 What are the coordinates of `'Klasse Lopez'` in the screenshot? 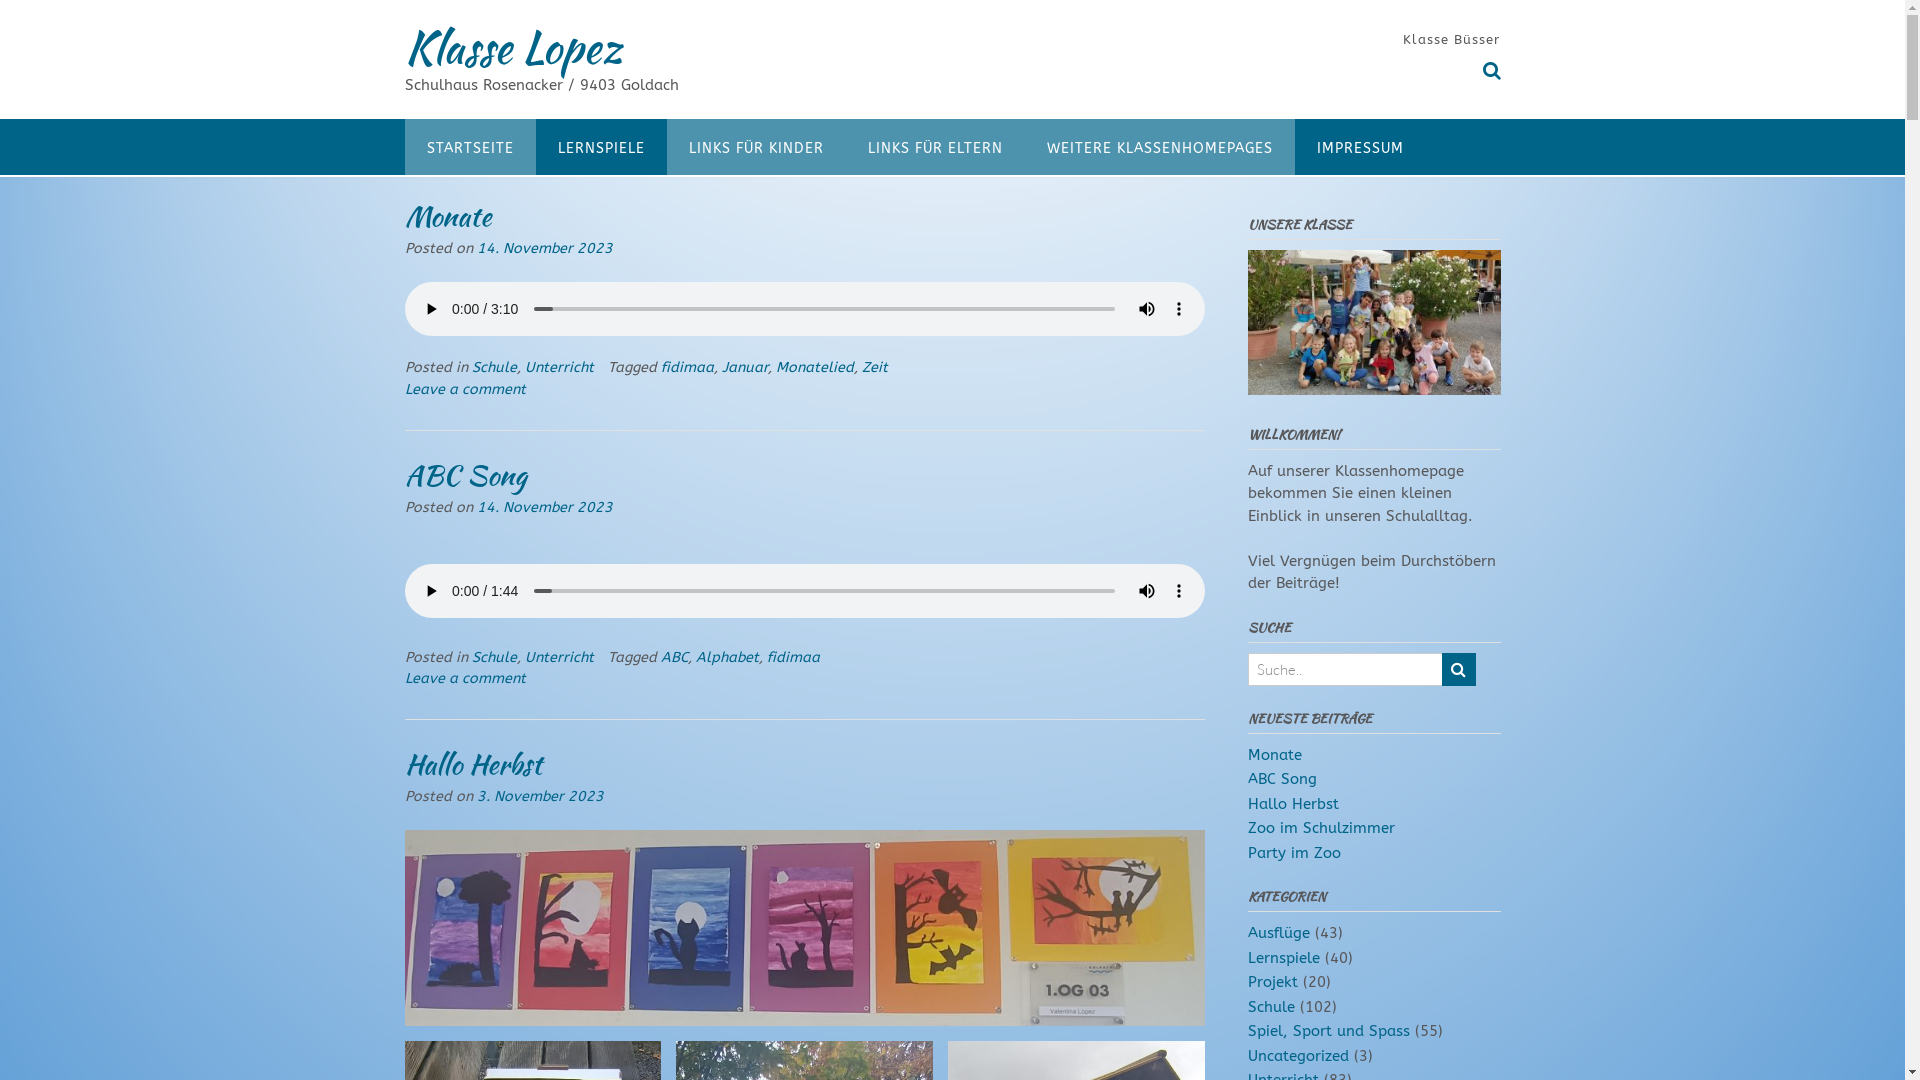 It's located at (512, 45).